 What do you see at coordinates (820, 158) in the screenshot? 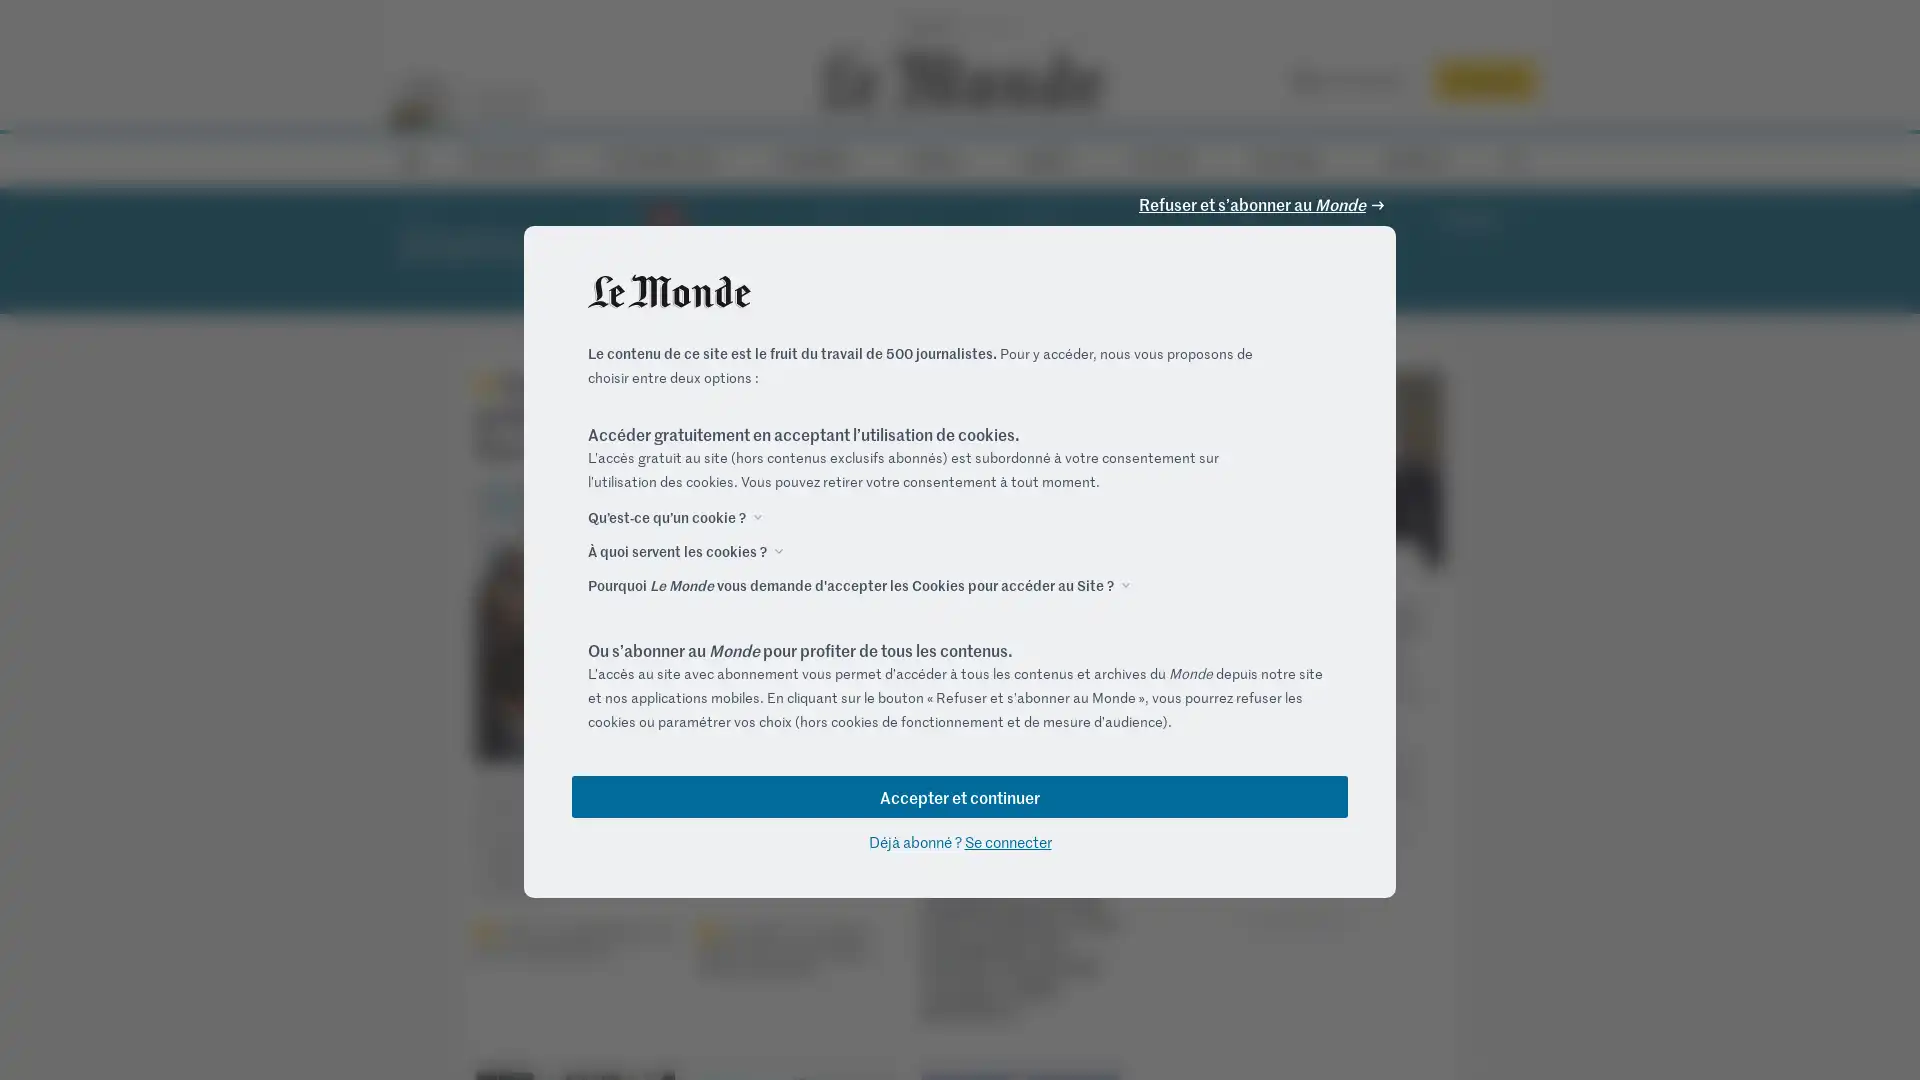
I see `ECONOMIE` at bounding box center [820, 158].